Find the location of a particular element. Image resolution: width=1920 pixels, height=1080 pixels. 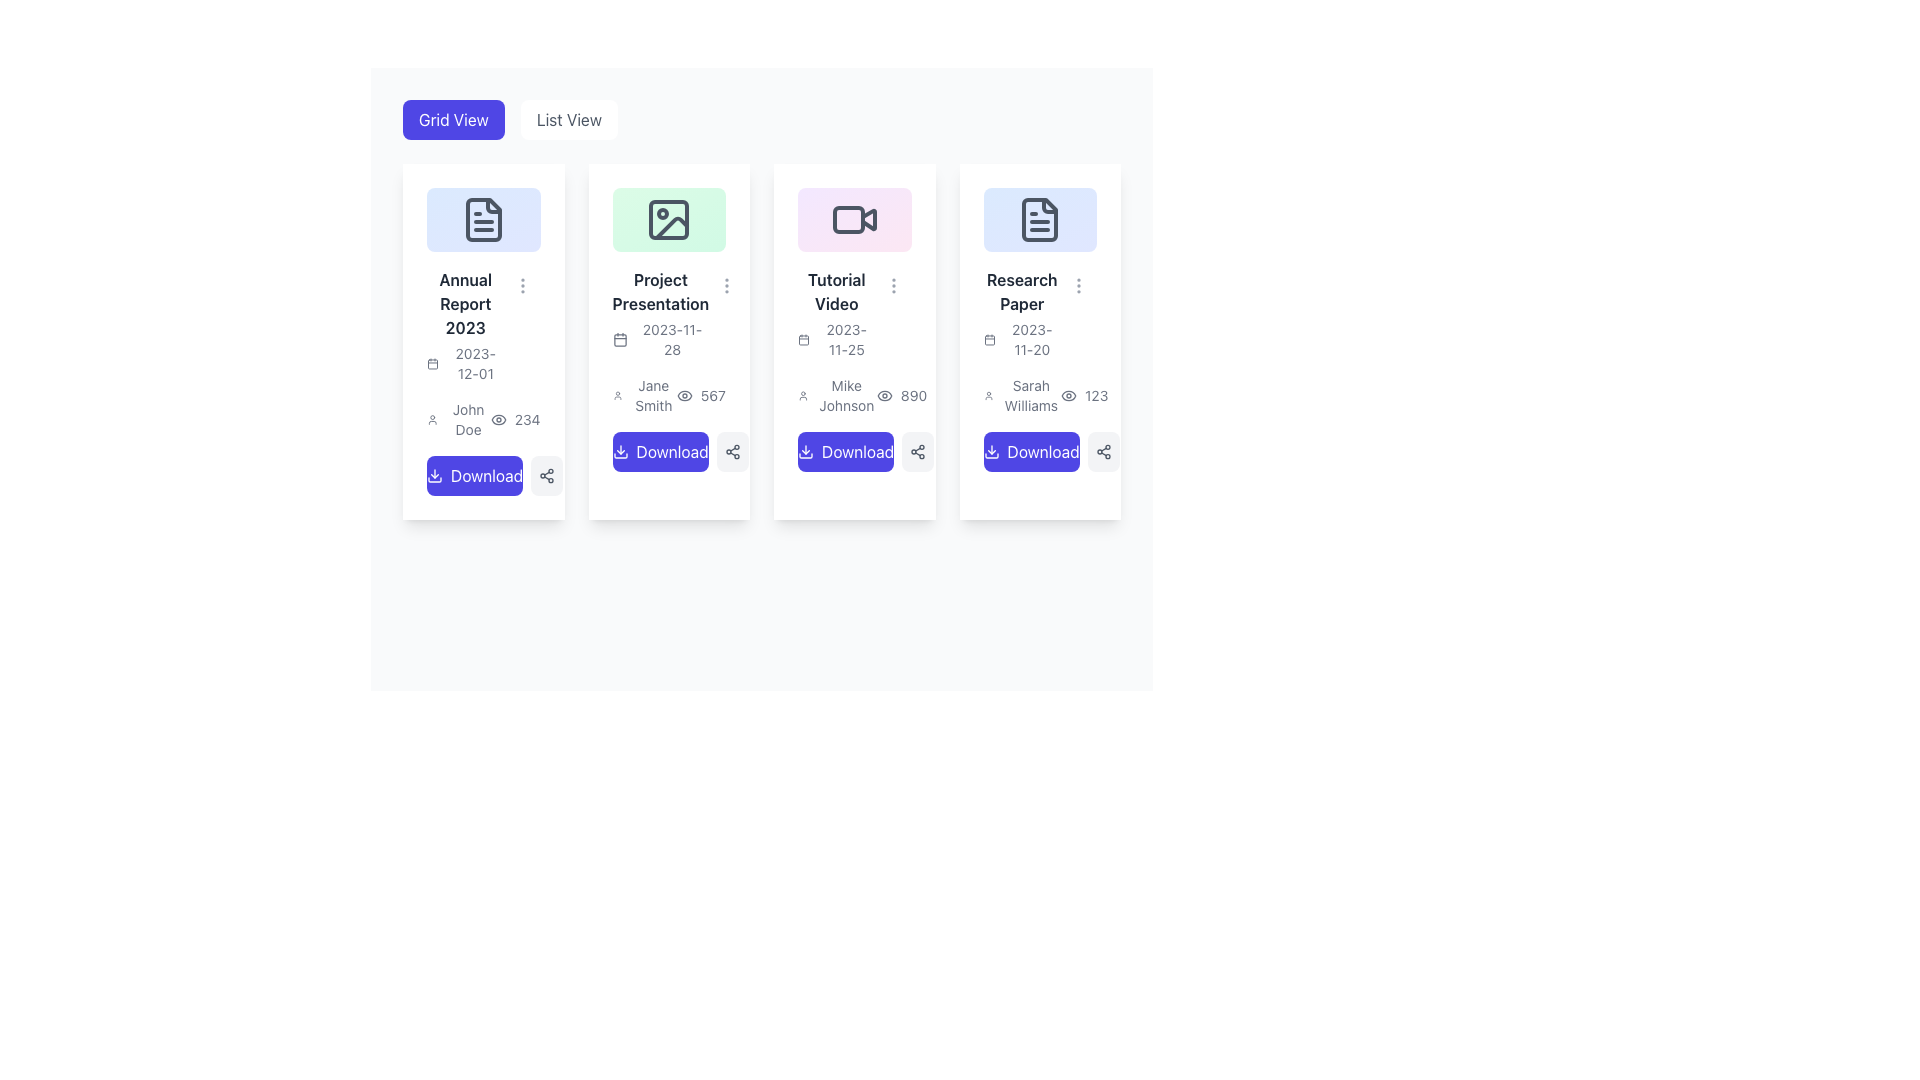

the text label displaying the date in the fourth card item, located below the title 'Research Paper' and above the name 'Sarah Williams' is located at coordinates (1032, 338).